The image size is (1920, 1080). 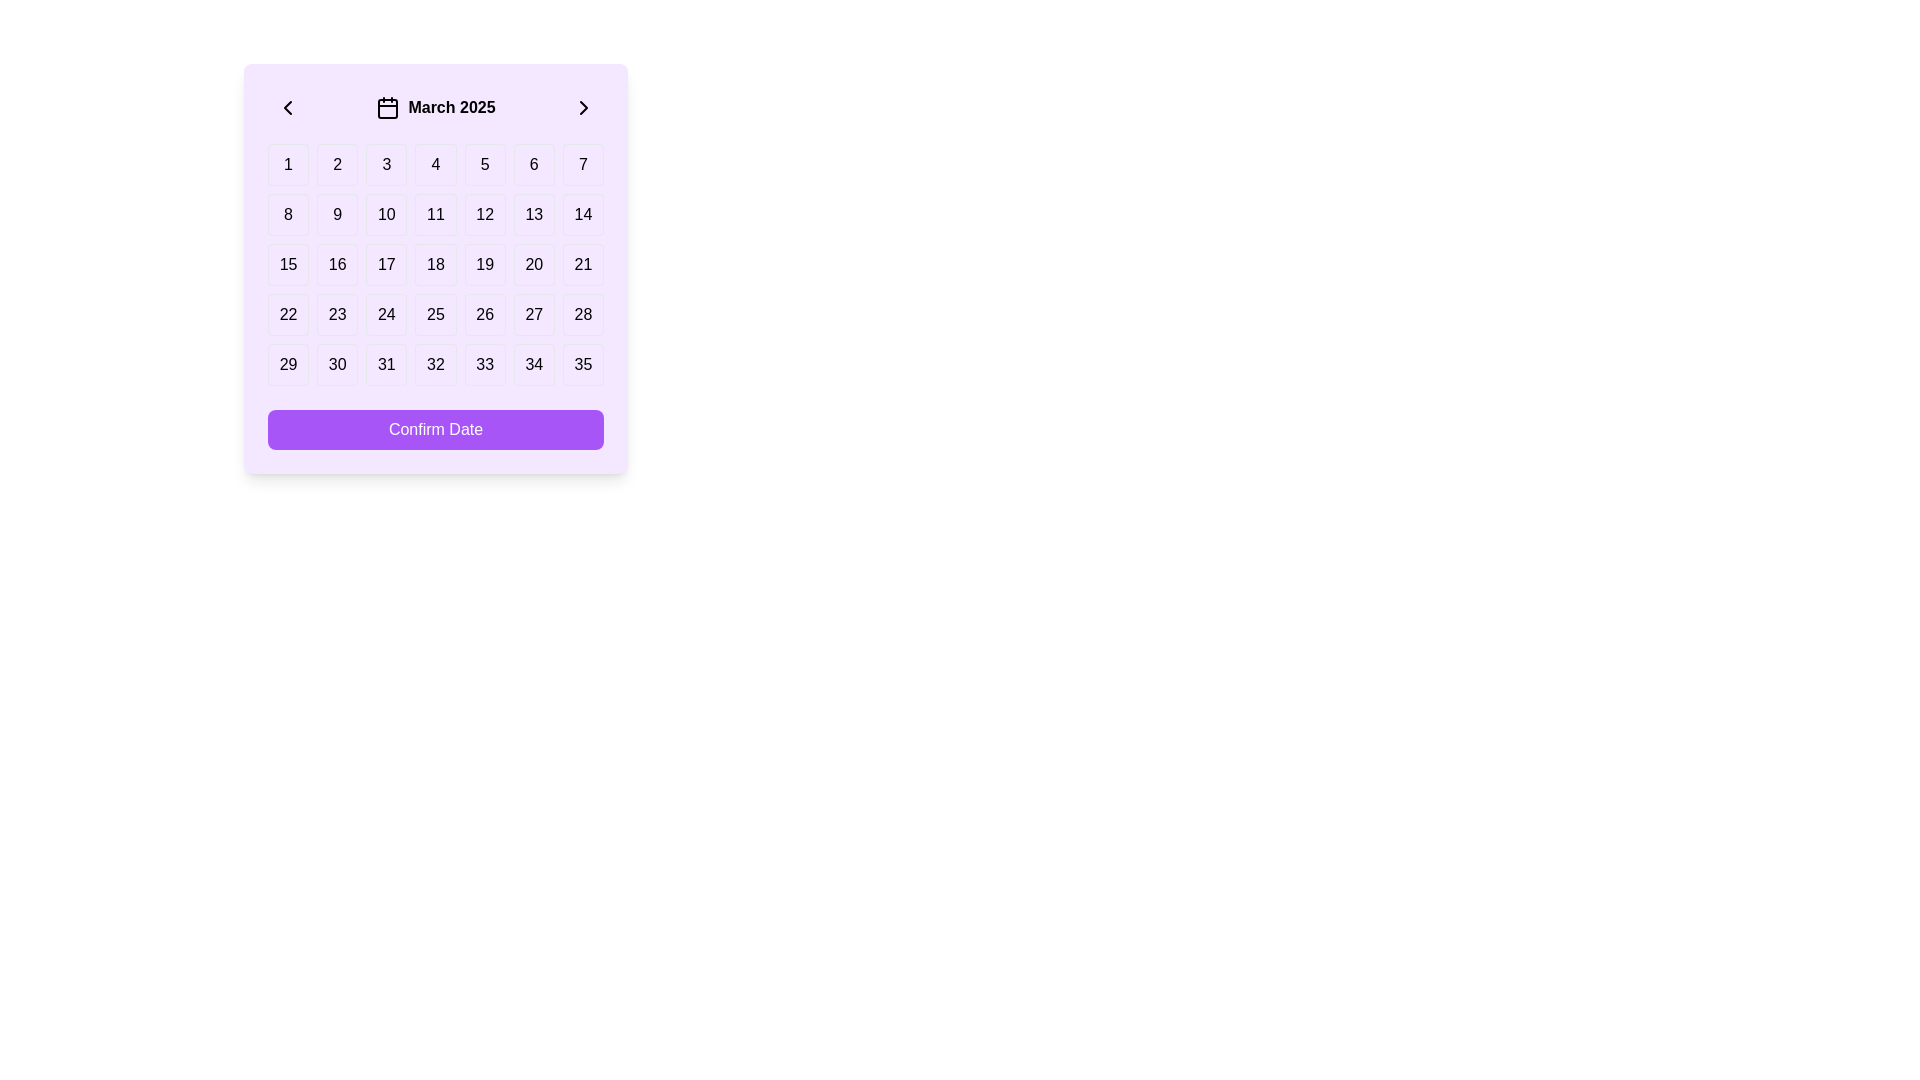 I want to click on the calendar date button representing the value '9', so click(x=337, y=215).